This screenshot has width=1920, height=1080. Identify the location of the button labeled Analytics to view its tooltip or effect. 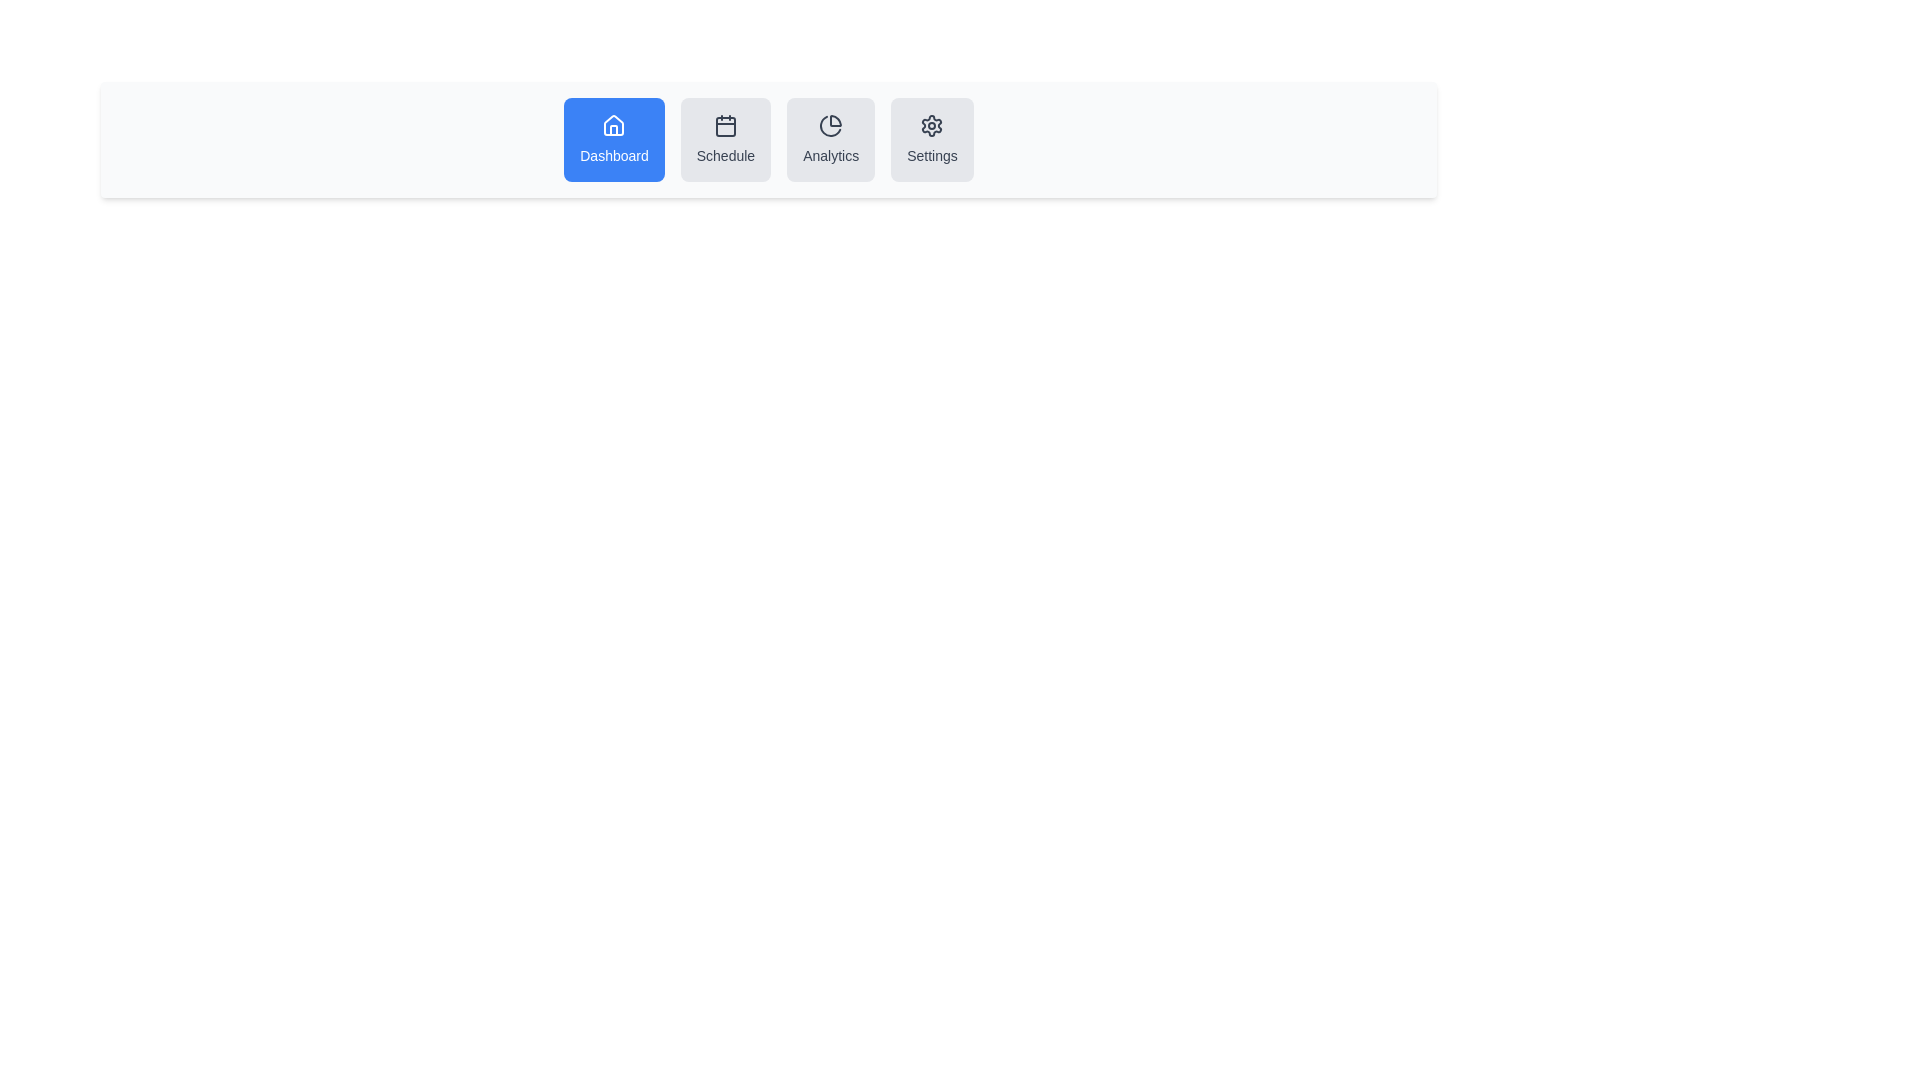
(830, 138).